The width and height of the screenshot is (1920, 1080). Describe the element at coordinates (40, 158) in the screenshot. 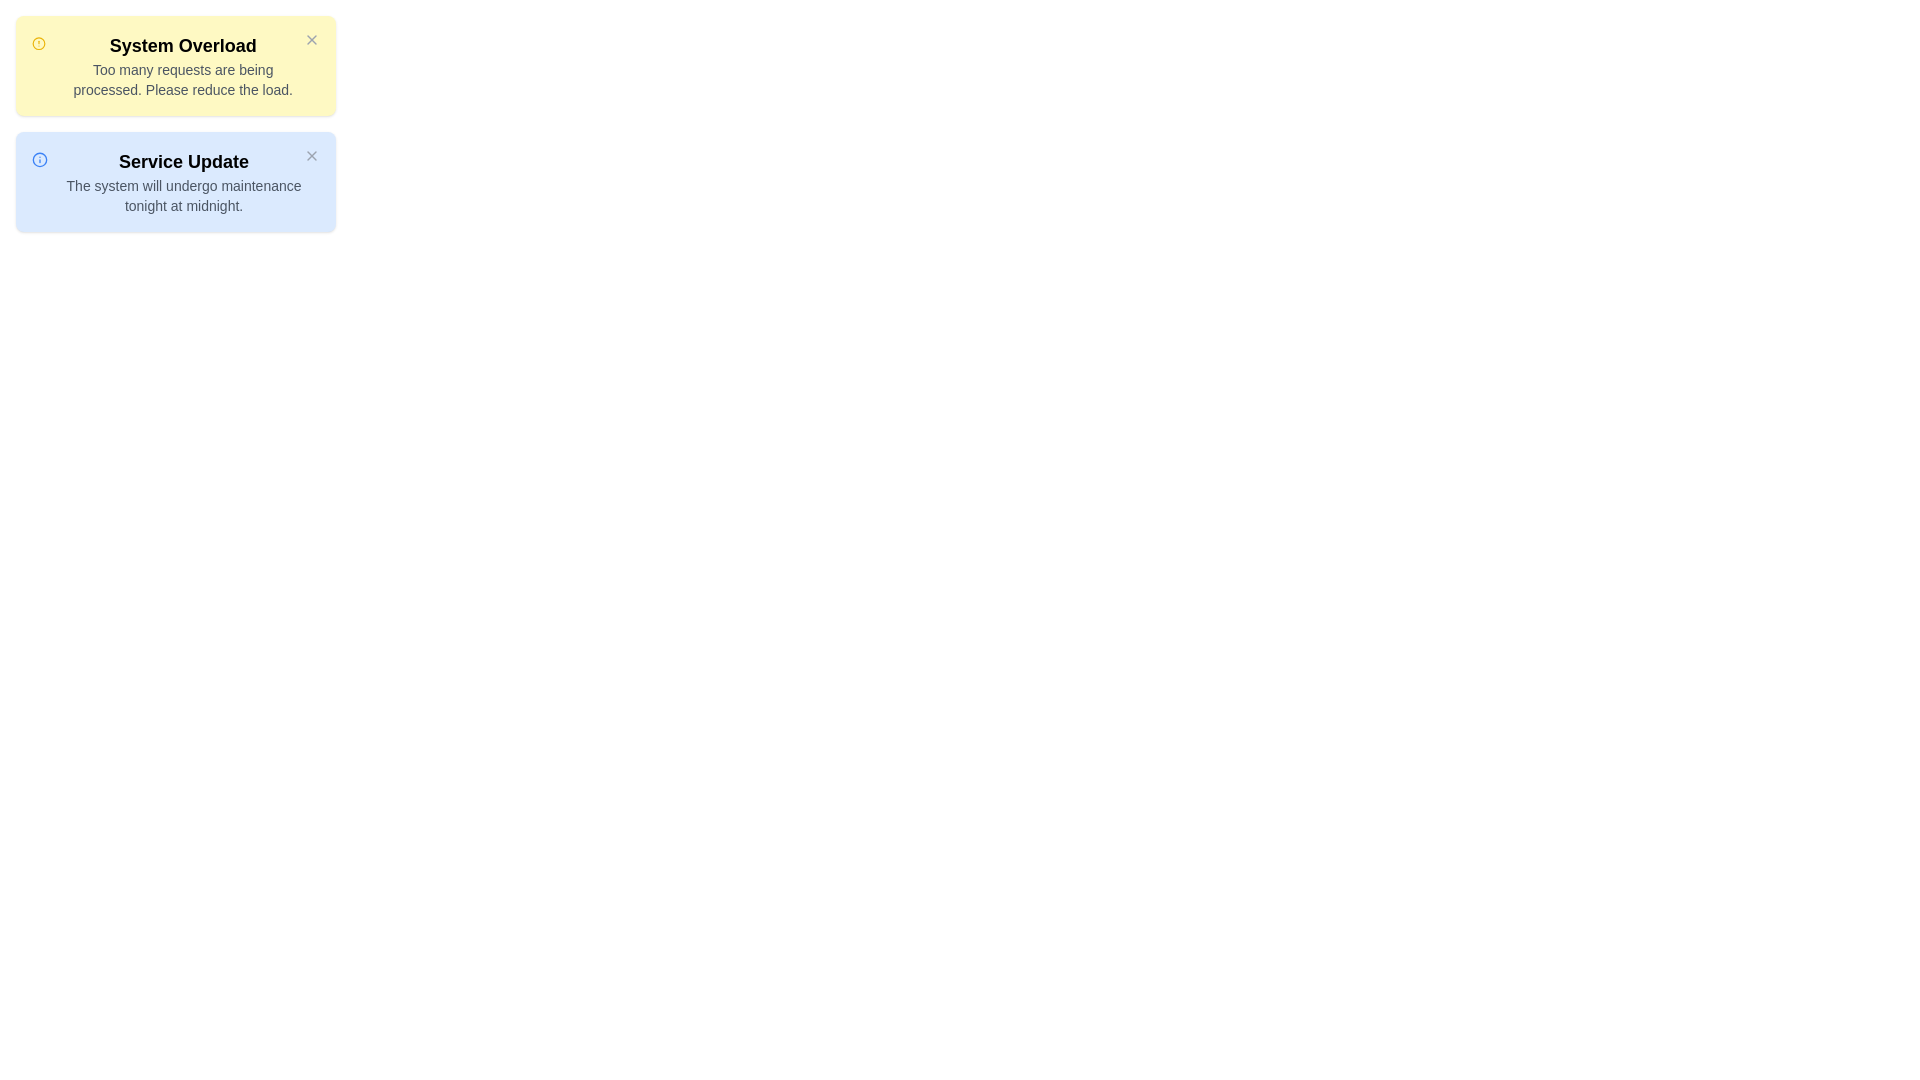

I see `the circular information icon with a blue boundary and white content located on the left side of the 'Service Update' notification box` at that location.